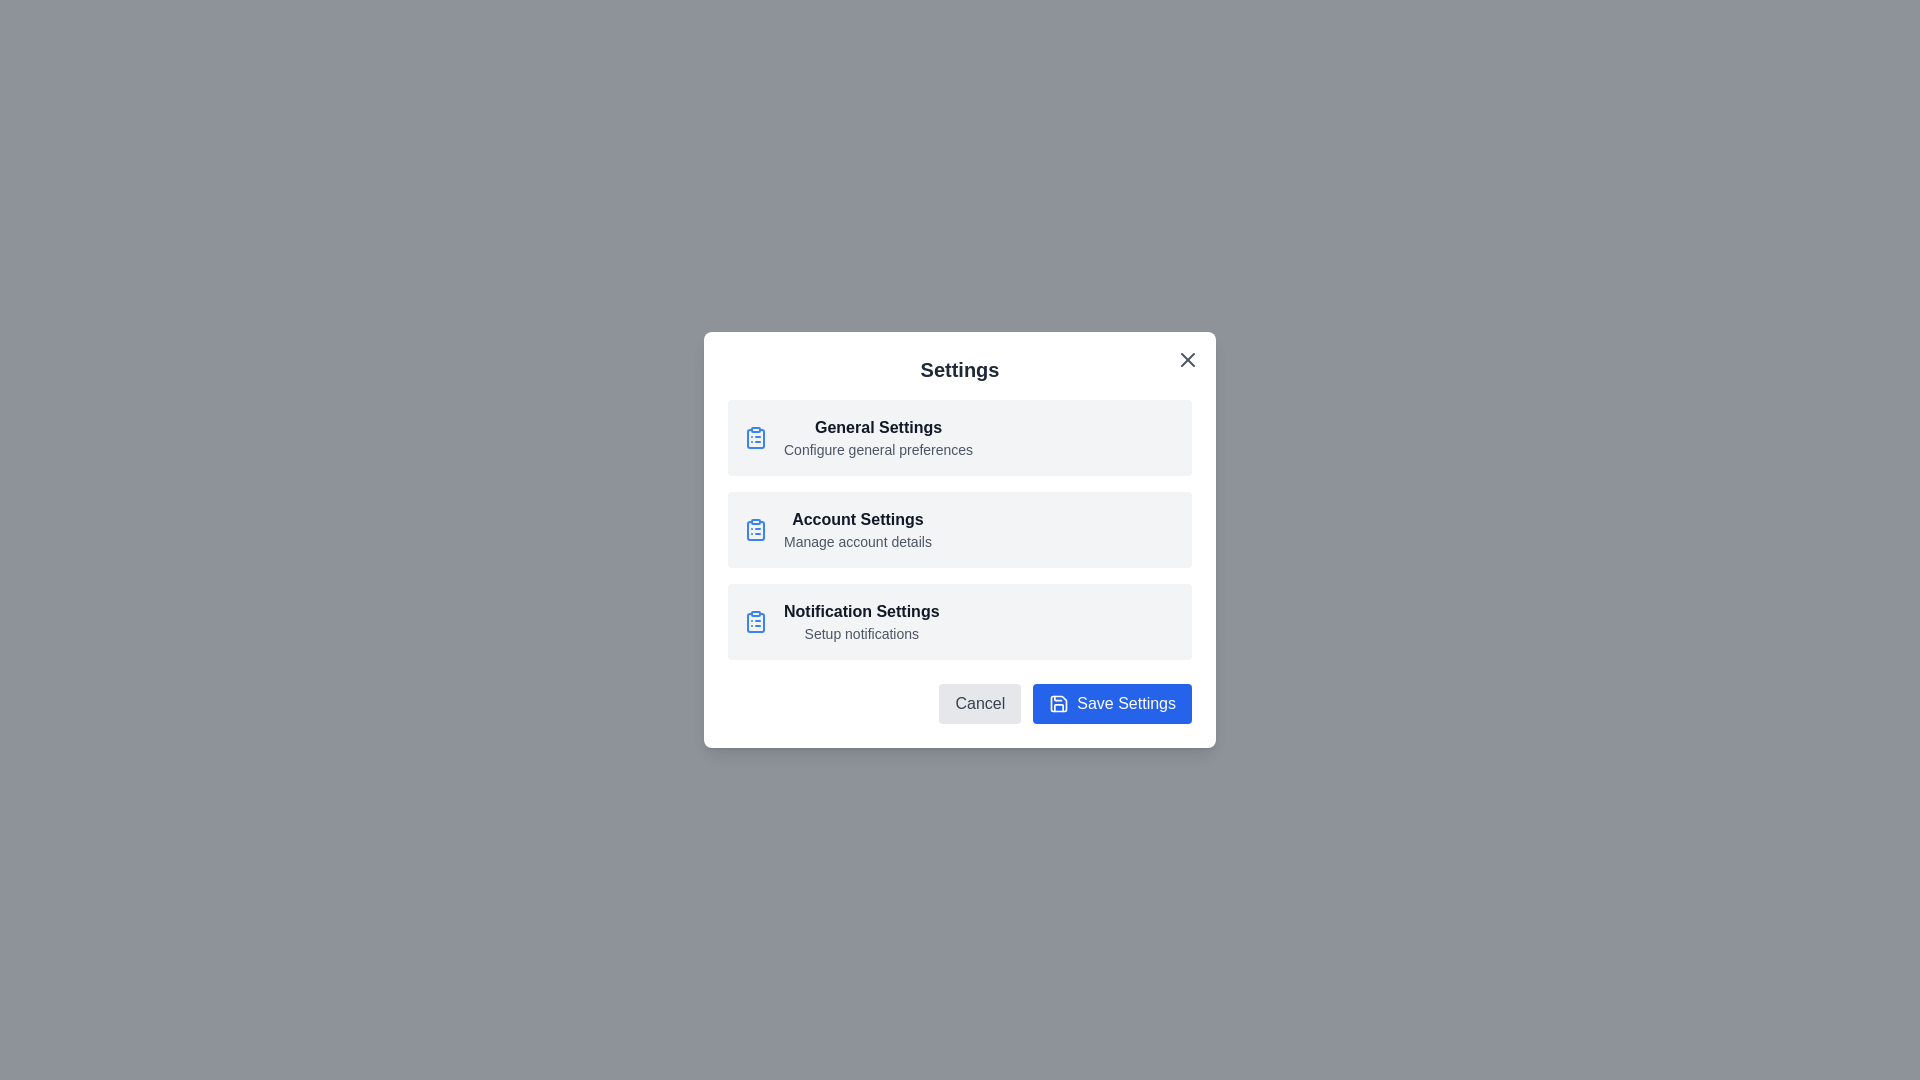 The width and height of the screenshot is (1920, 1080). I want to click on the second list item labeled 'Account Settings' in the settings menu, so click(960, 528).